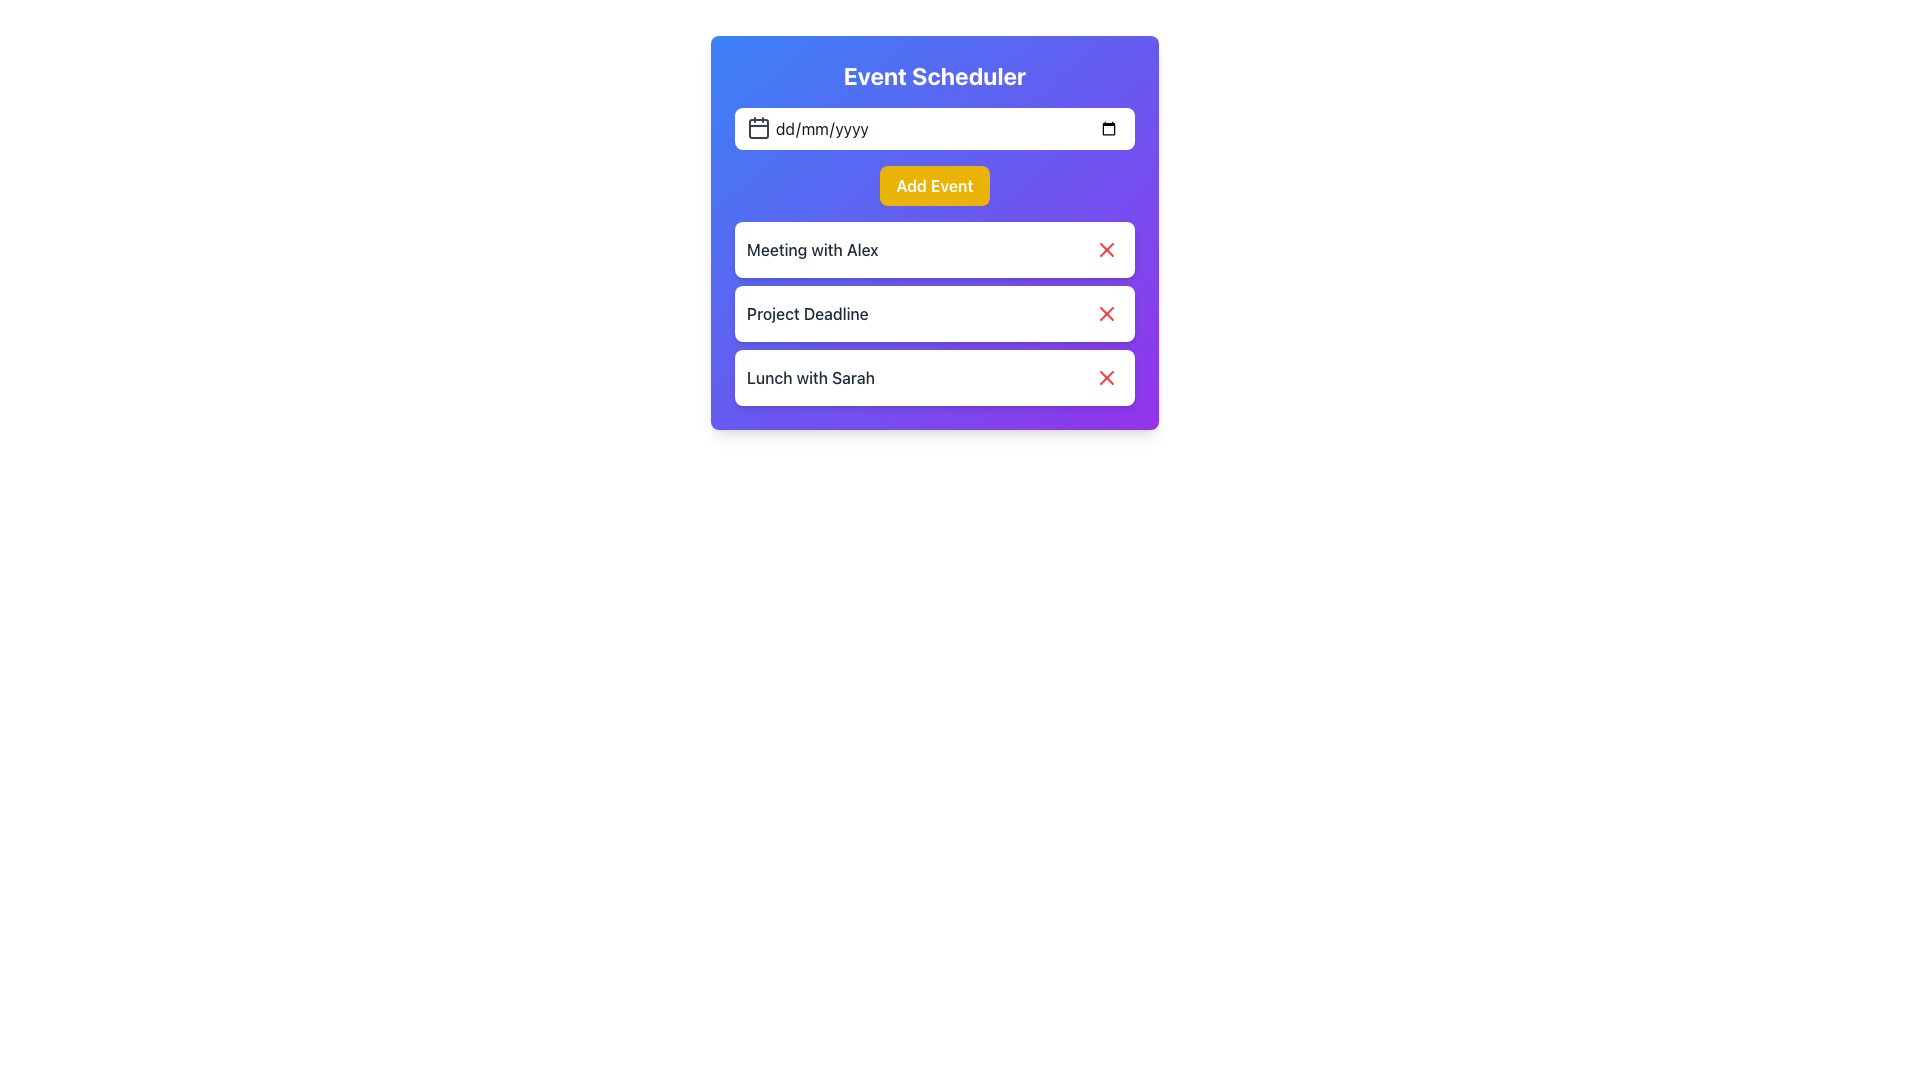 Image resolution: width=1920 pixels, height=1080 pixels. Describe the element at coordinates (1106, 378) in the screenshot. I see `the delete button for the 'Lunch with Sarah' event` at that location.